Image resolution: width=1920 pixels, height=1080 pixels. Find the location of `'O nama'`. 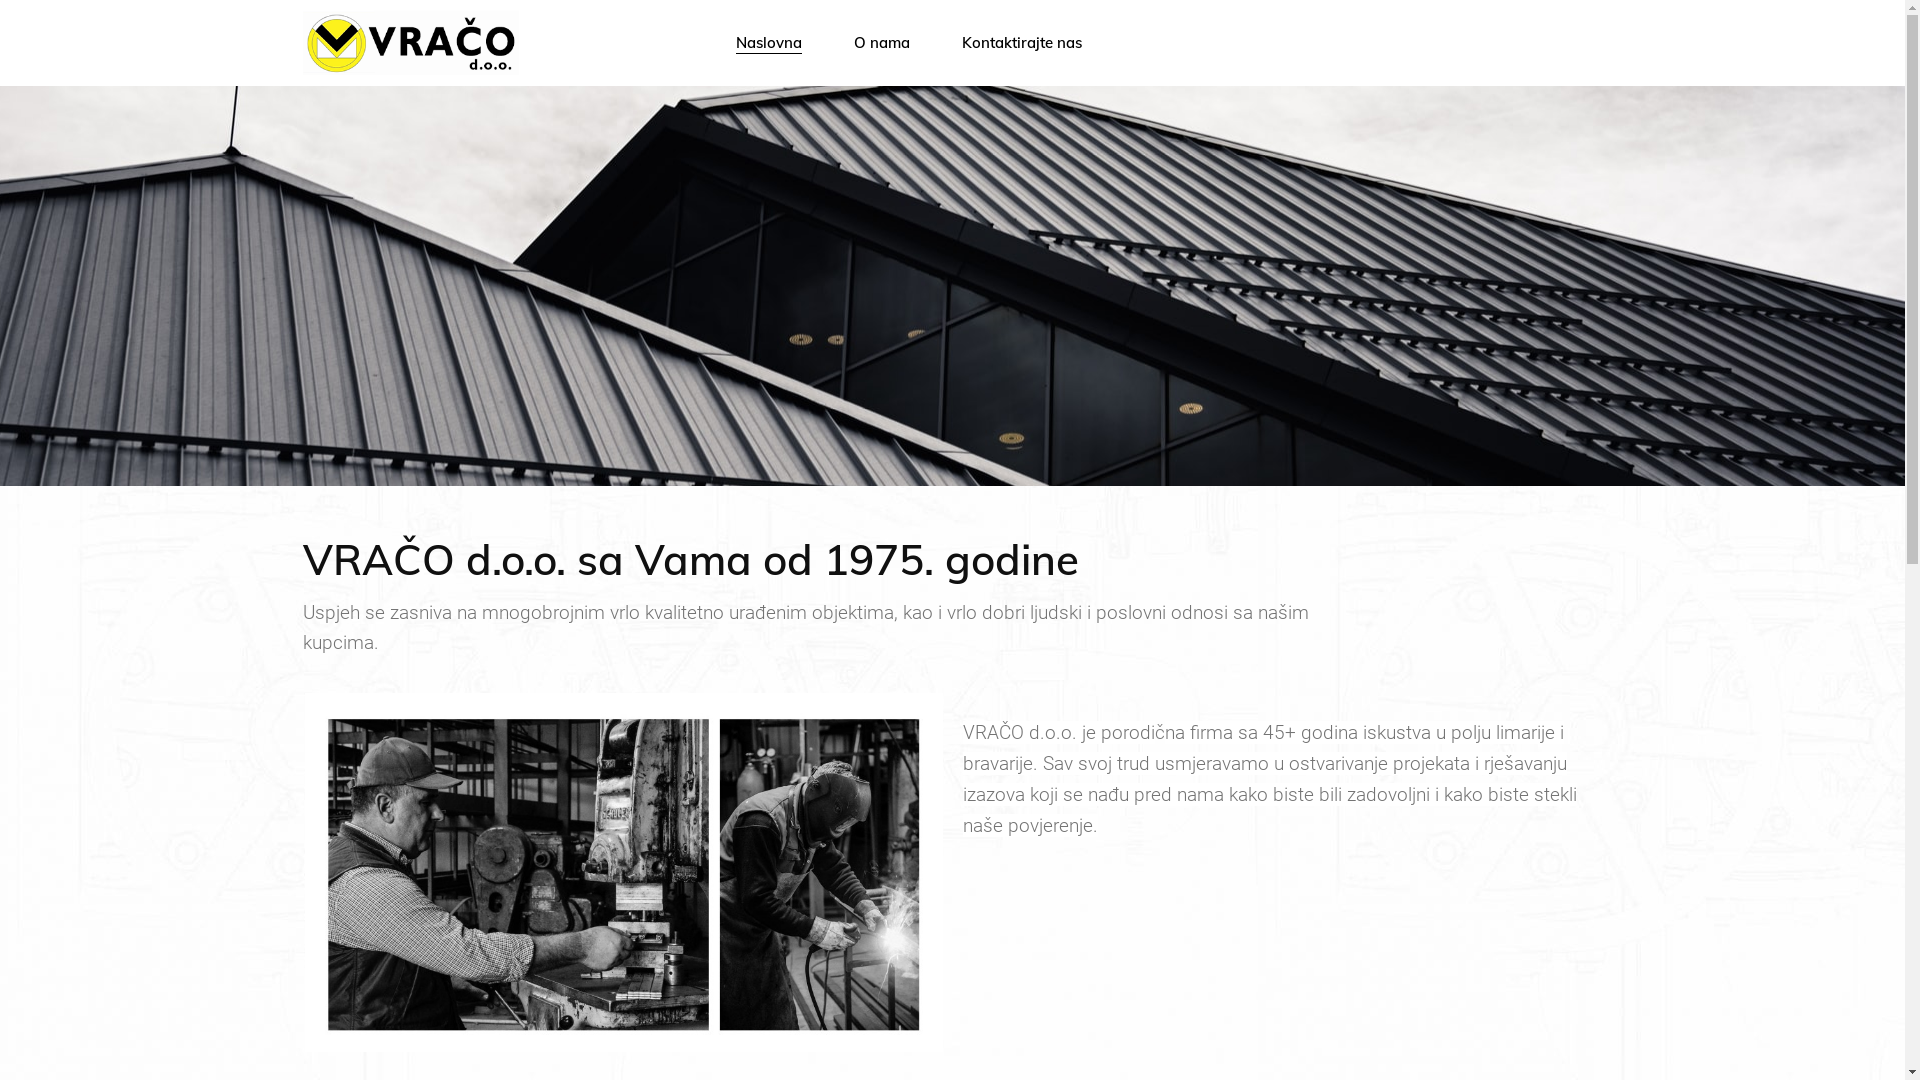

'O nama' is located at coordinates (881, 42).